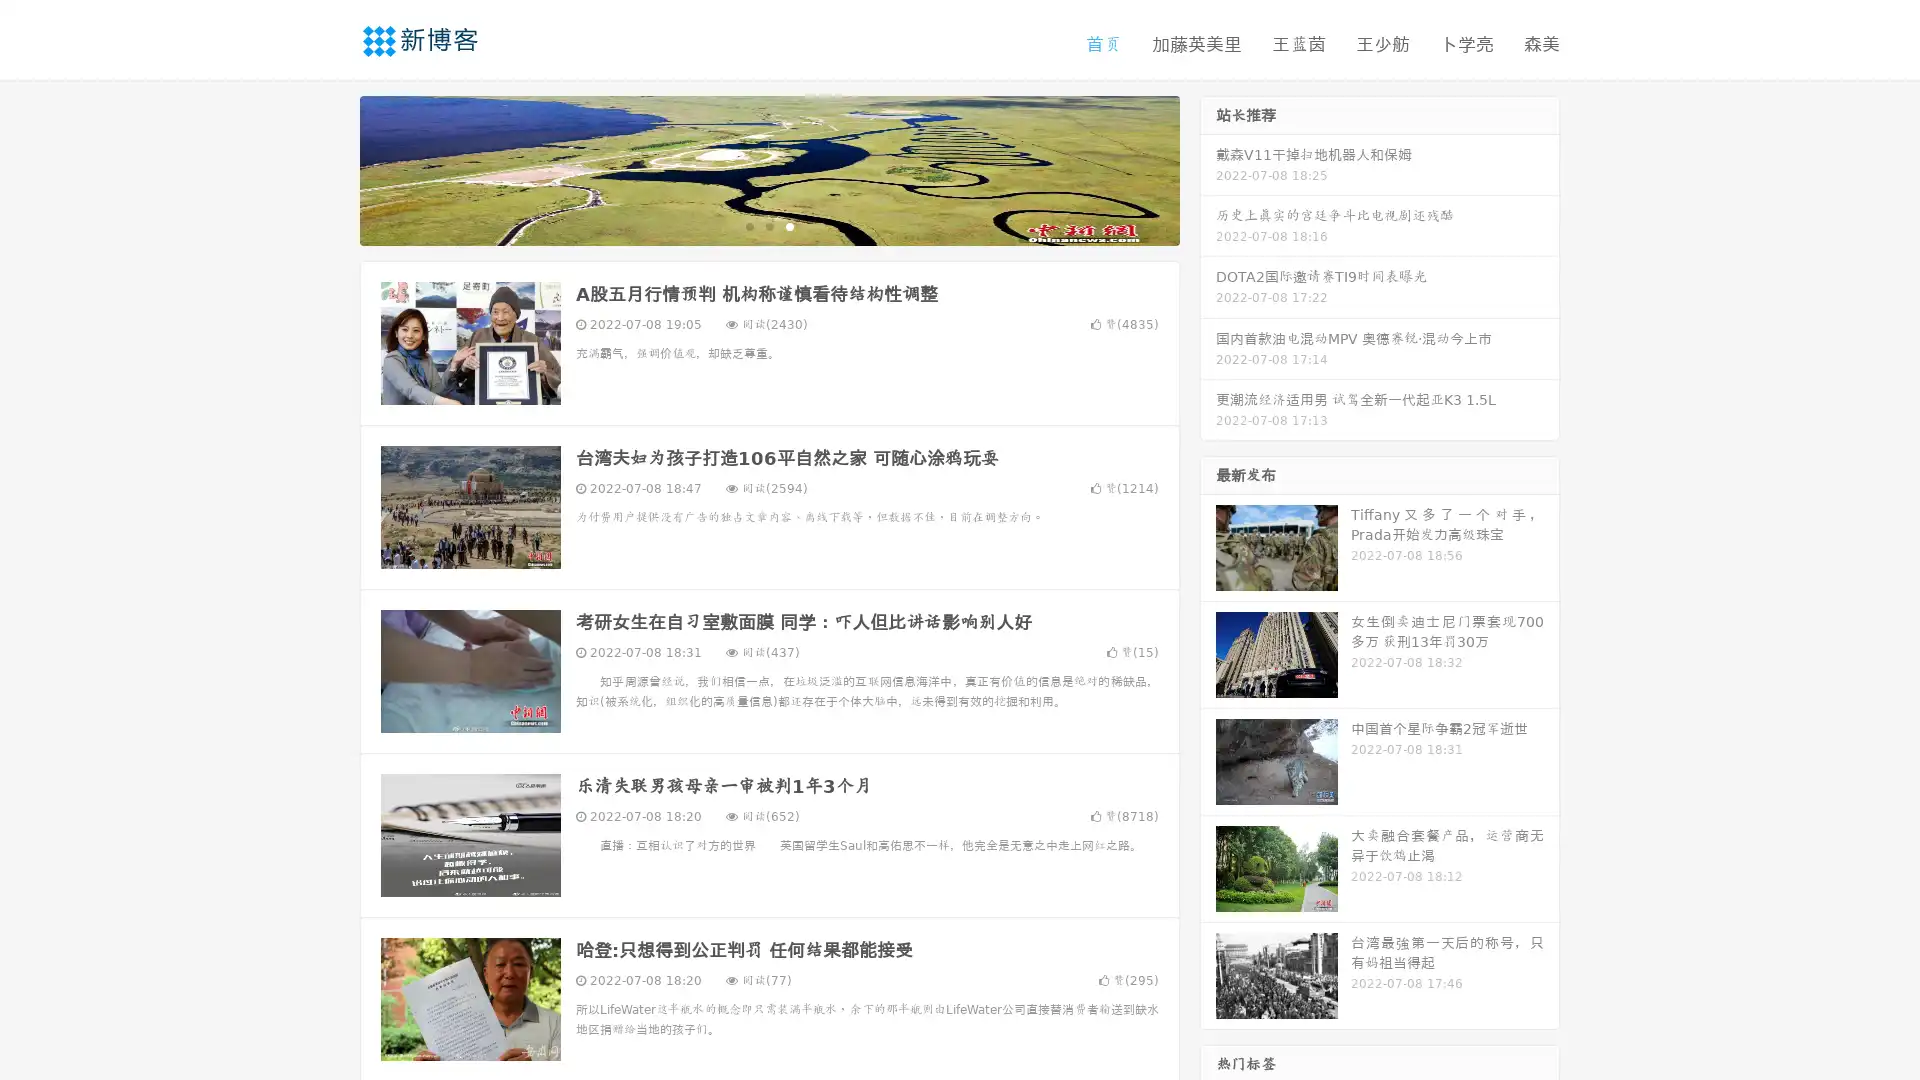  I want to click on Previous slide, so click(330, 168).